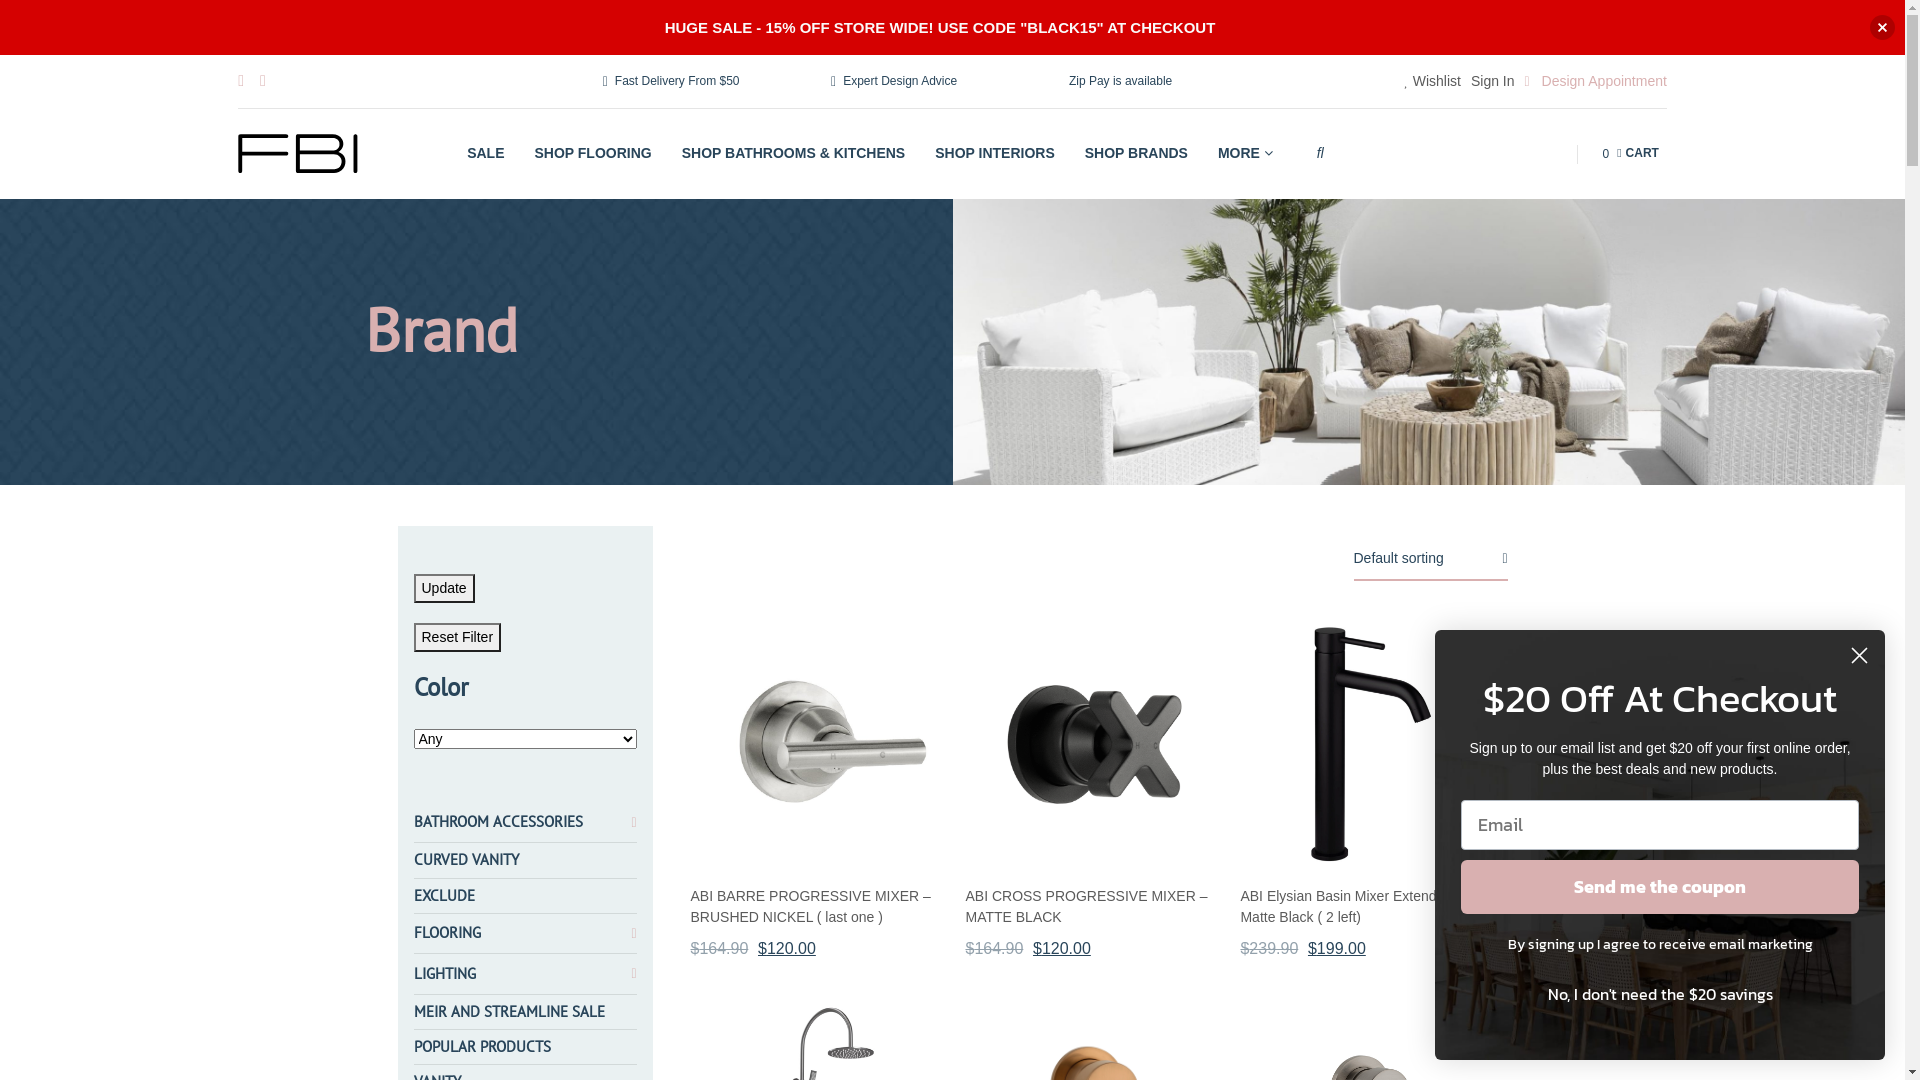  I want to click on 'MEIR AND STREAMLINE SALE', so click(412, 1011).